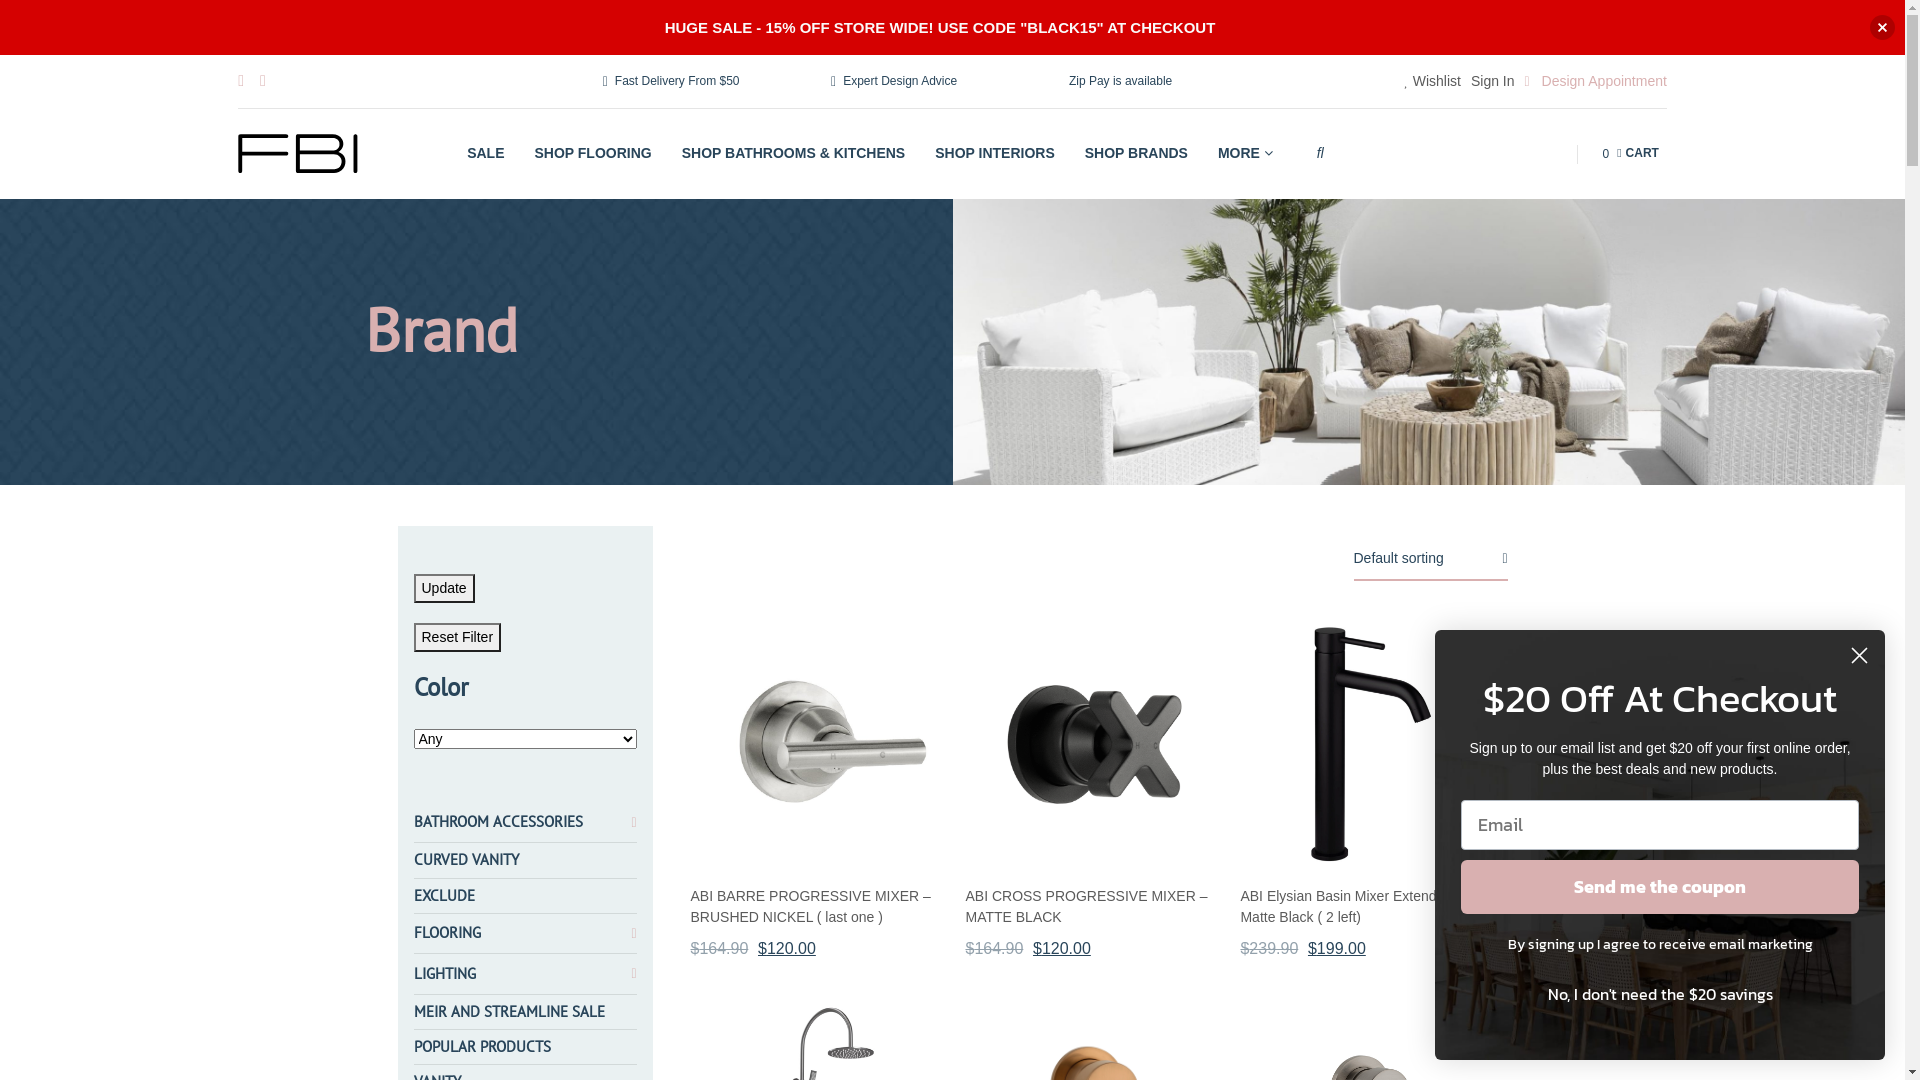  I want to click on 'MEIR AND STREAMLINE SALE', so click(412, 1011).